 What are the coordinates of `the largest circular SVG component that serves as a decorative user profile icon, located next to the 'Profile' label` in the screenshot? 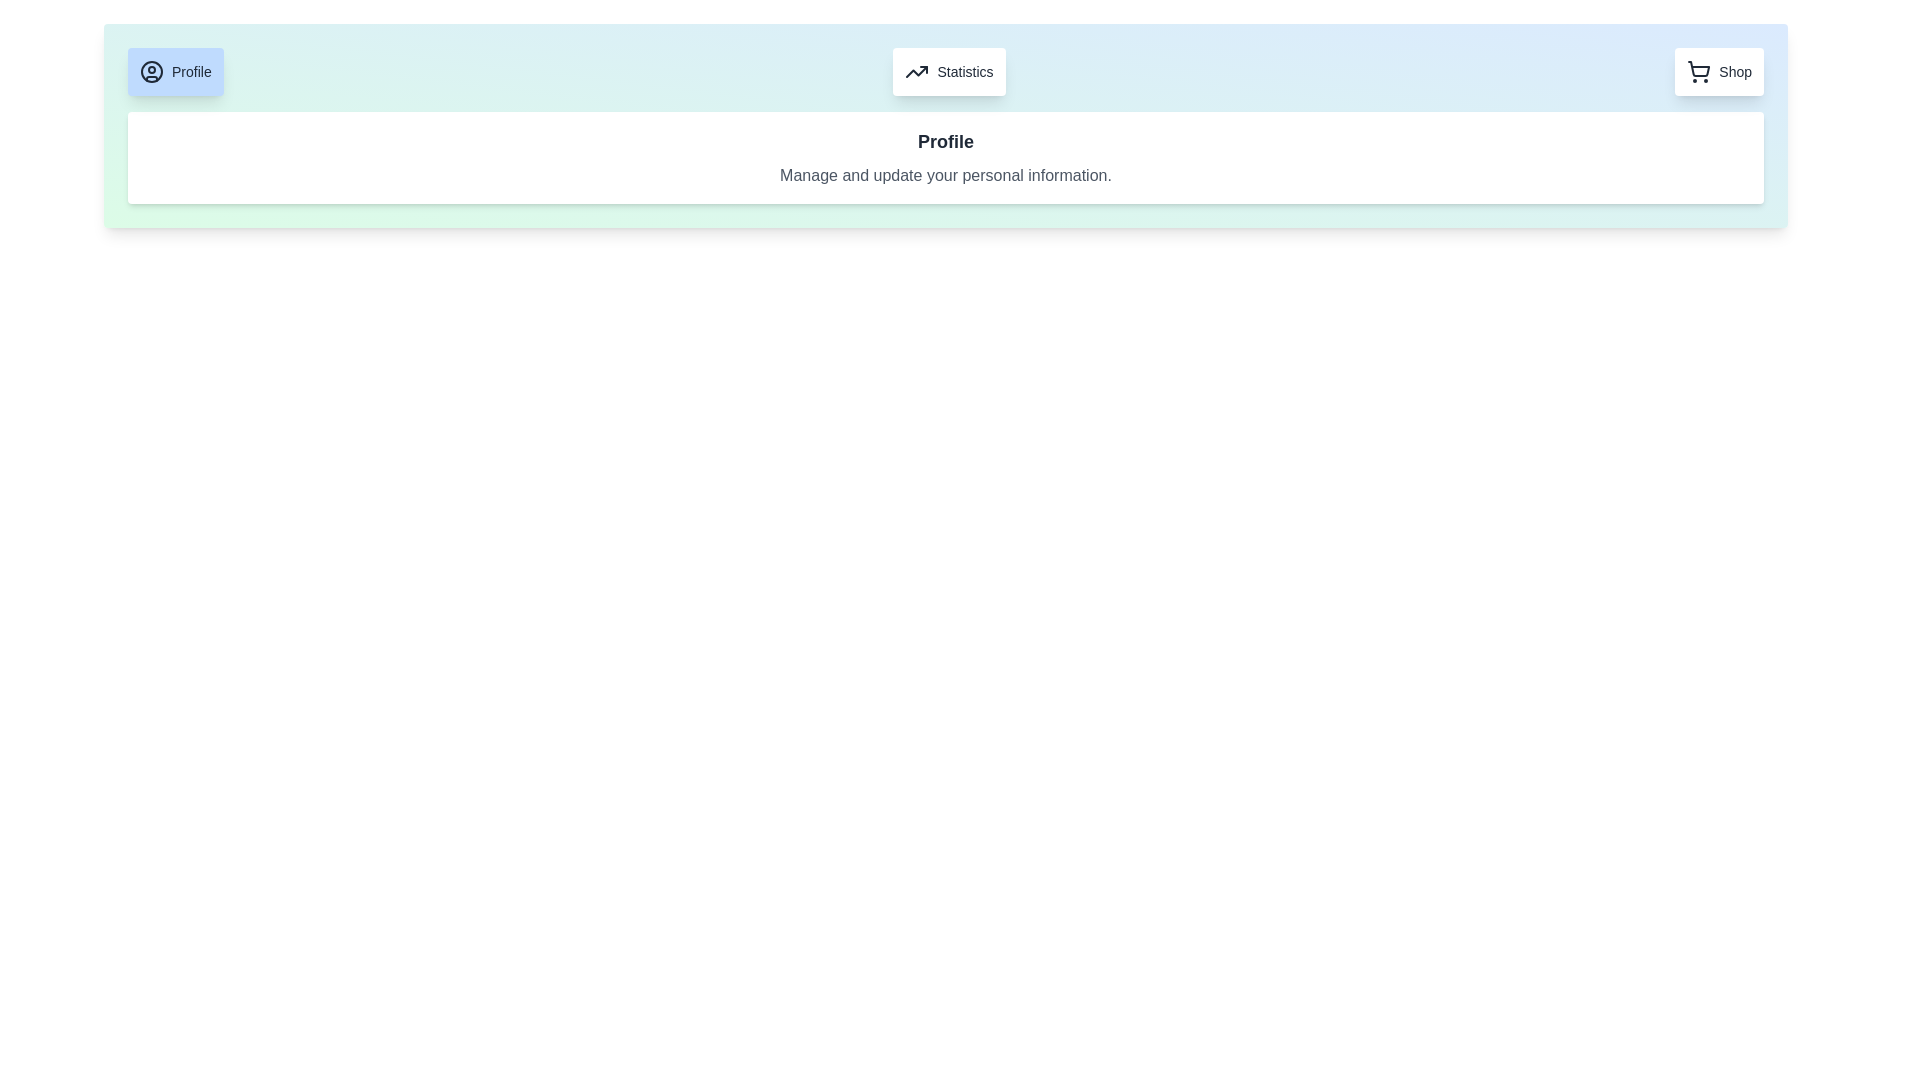 It's located at (151, 71).